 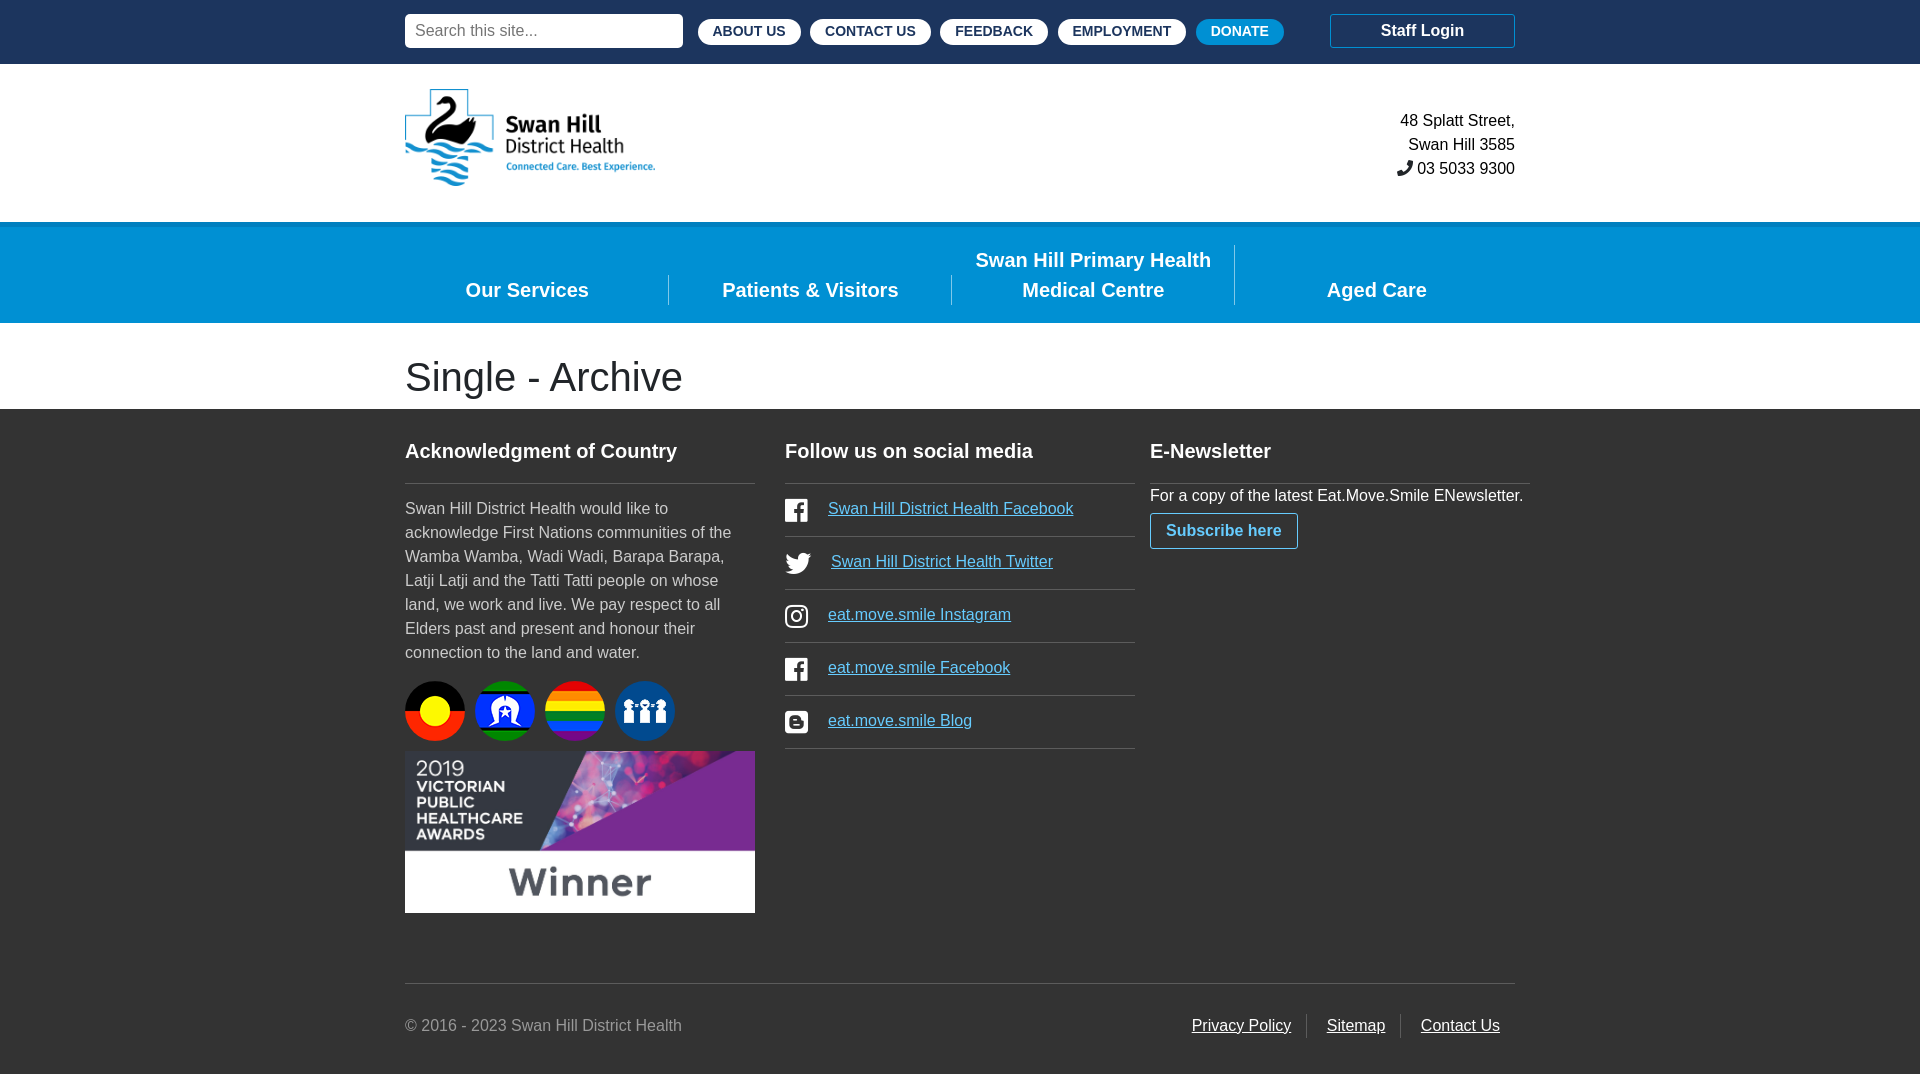 I want to click on 'eat.move.smile Facebook', so click(x=960, y=669).